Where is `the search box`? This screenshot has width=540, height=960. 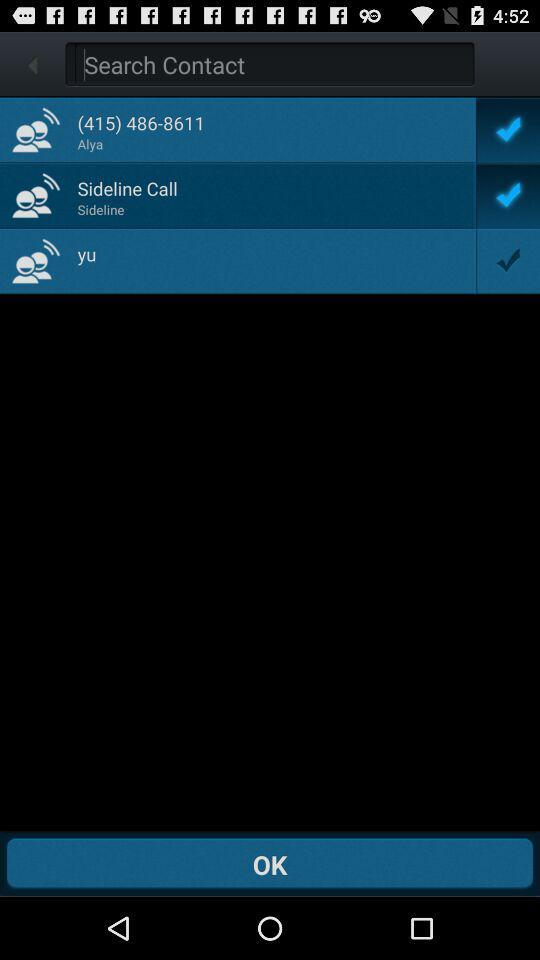
the search box is located at coordinates (273, 64).